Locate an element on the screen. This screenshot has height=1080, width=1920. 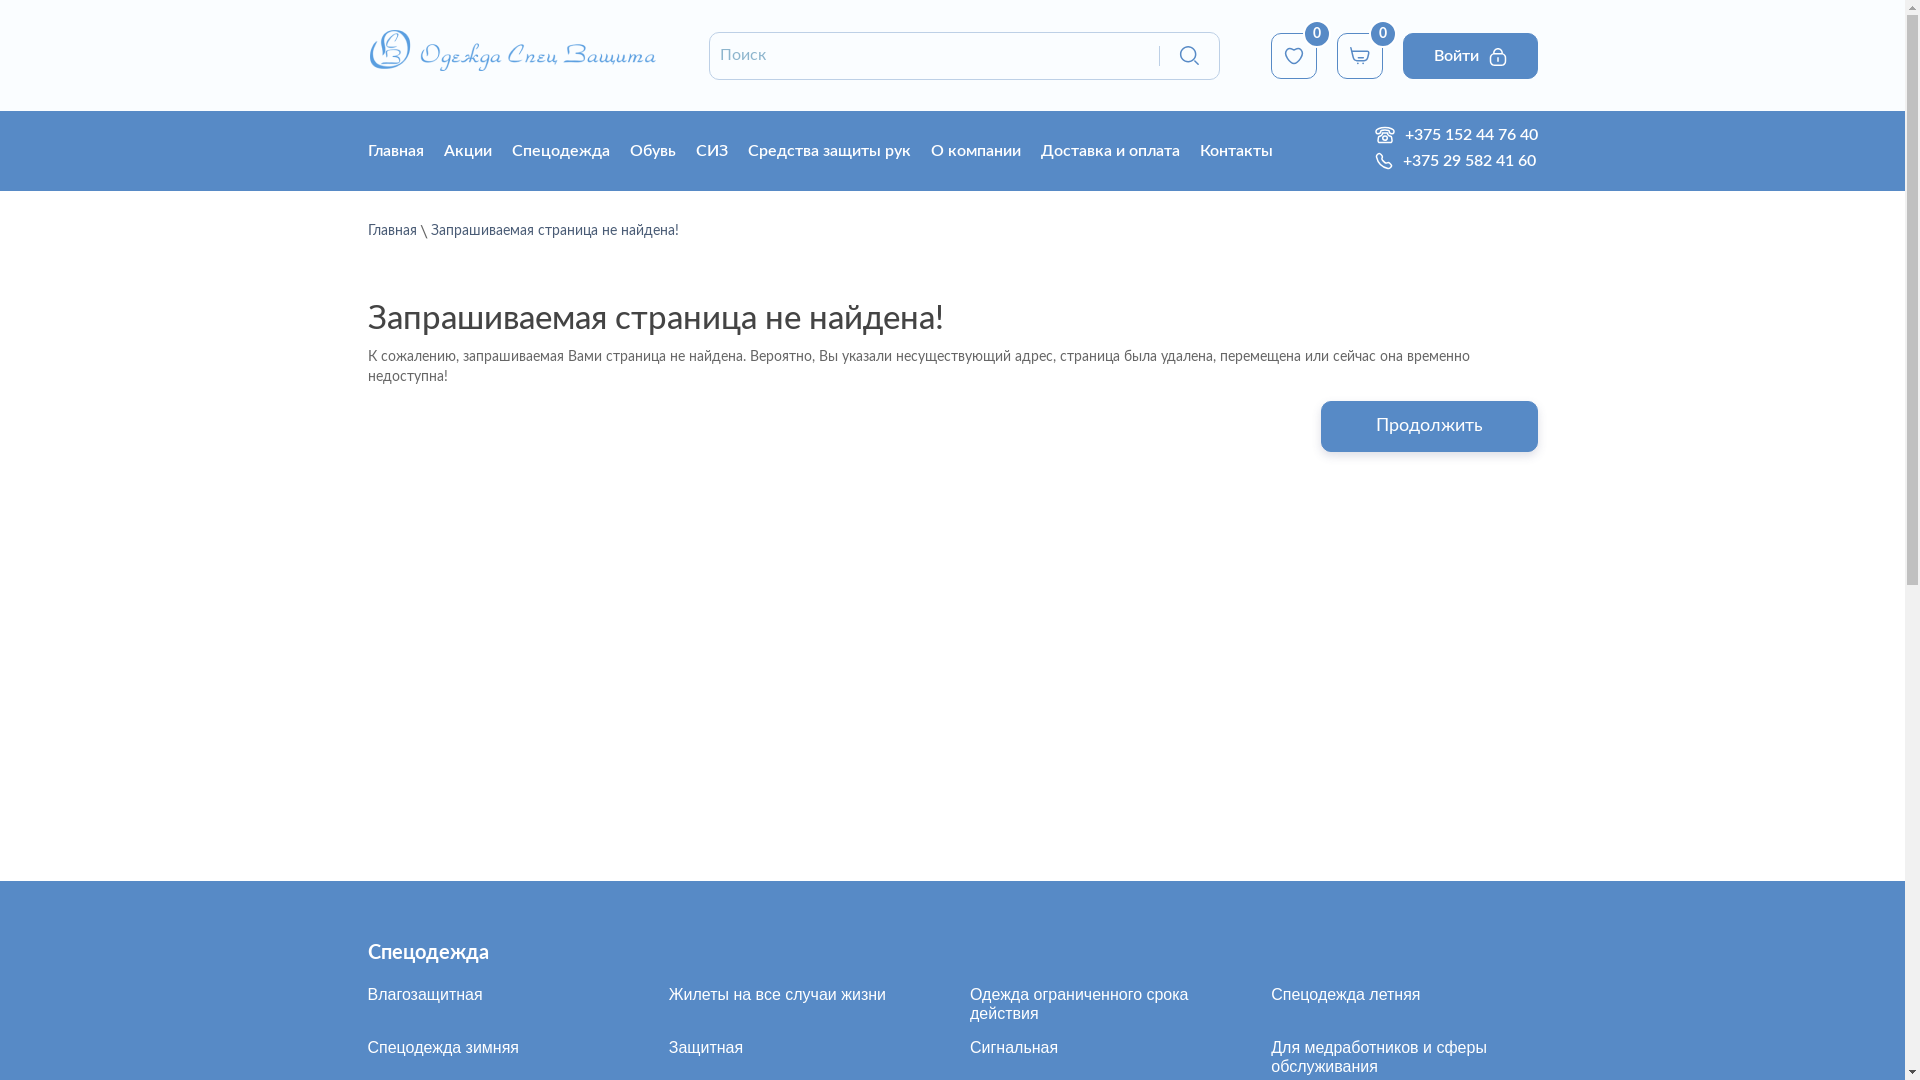
'0' is located at coordinates (1335, 53).